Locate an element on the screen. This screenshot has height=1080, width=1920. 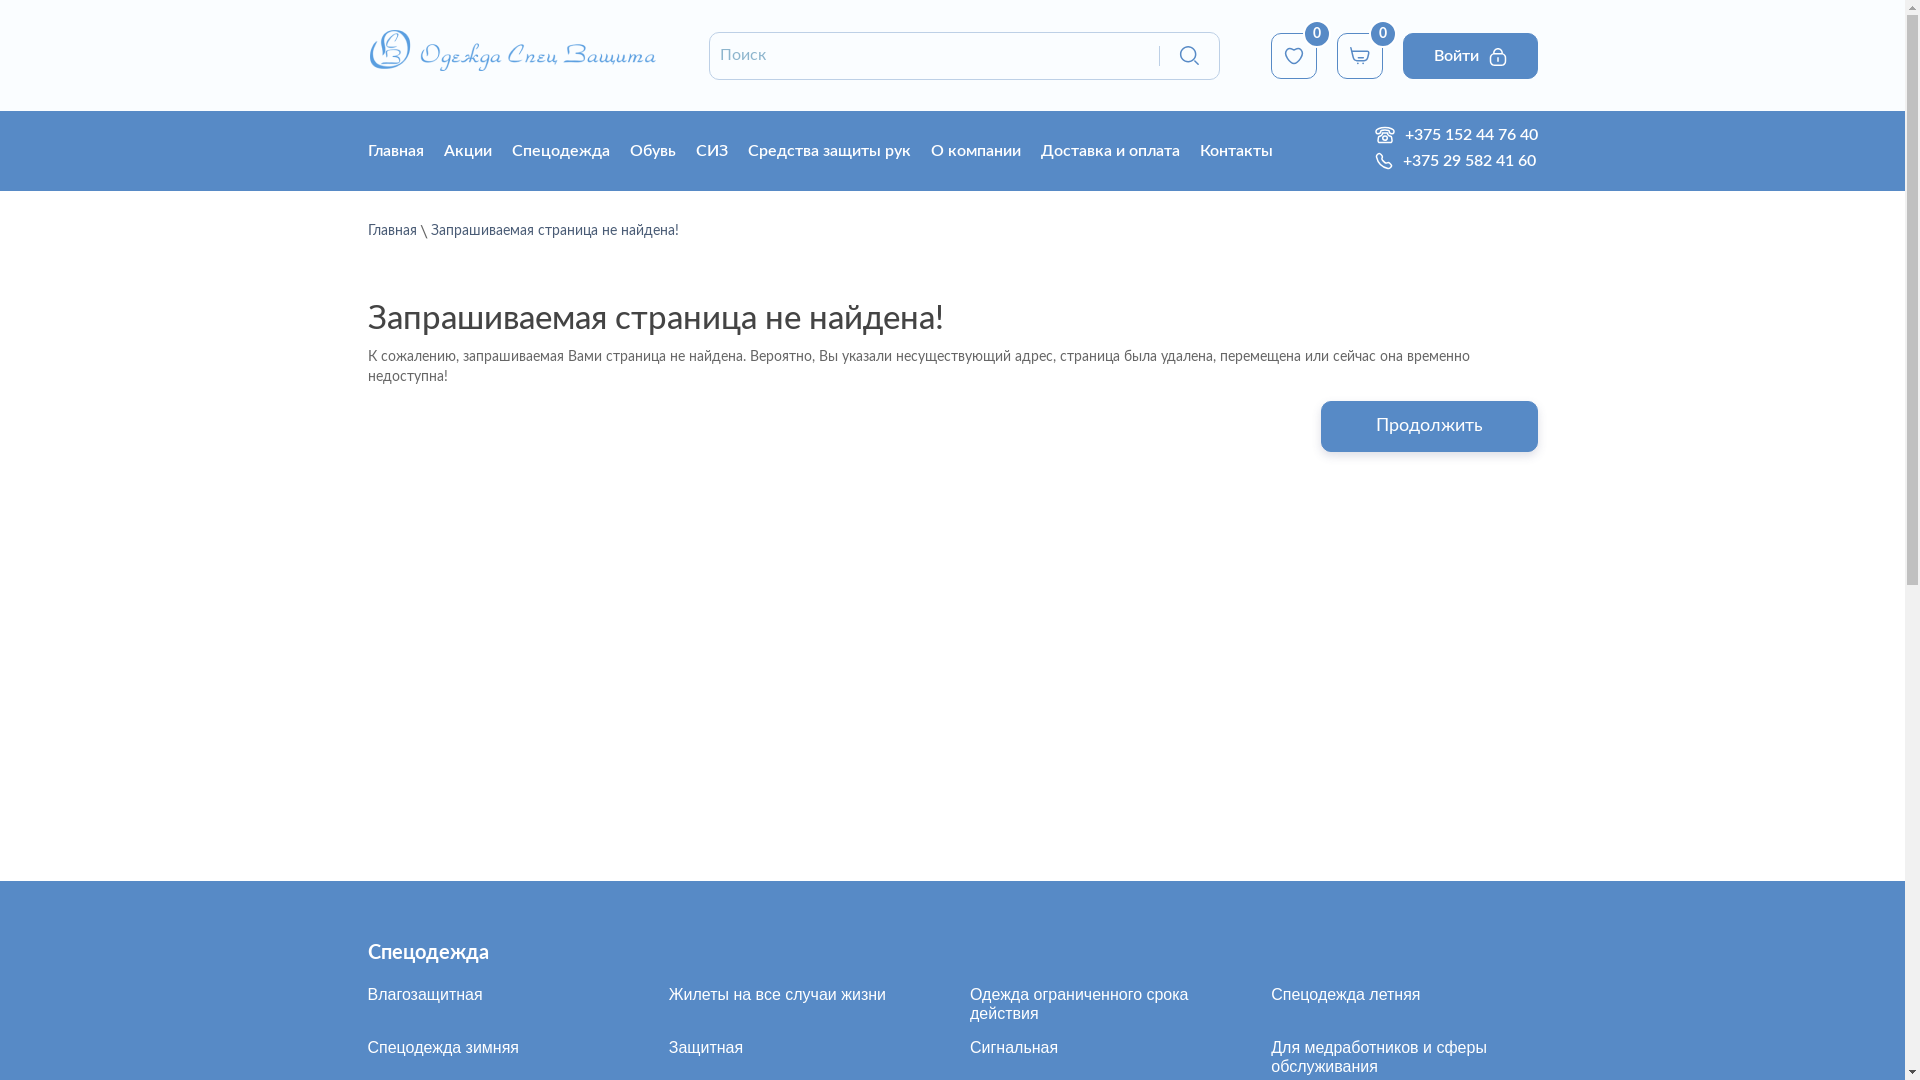
'0' is located at coordinates (1335, 53).